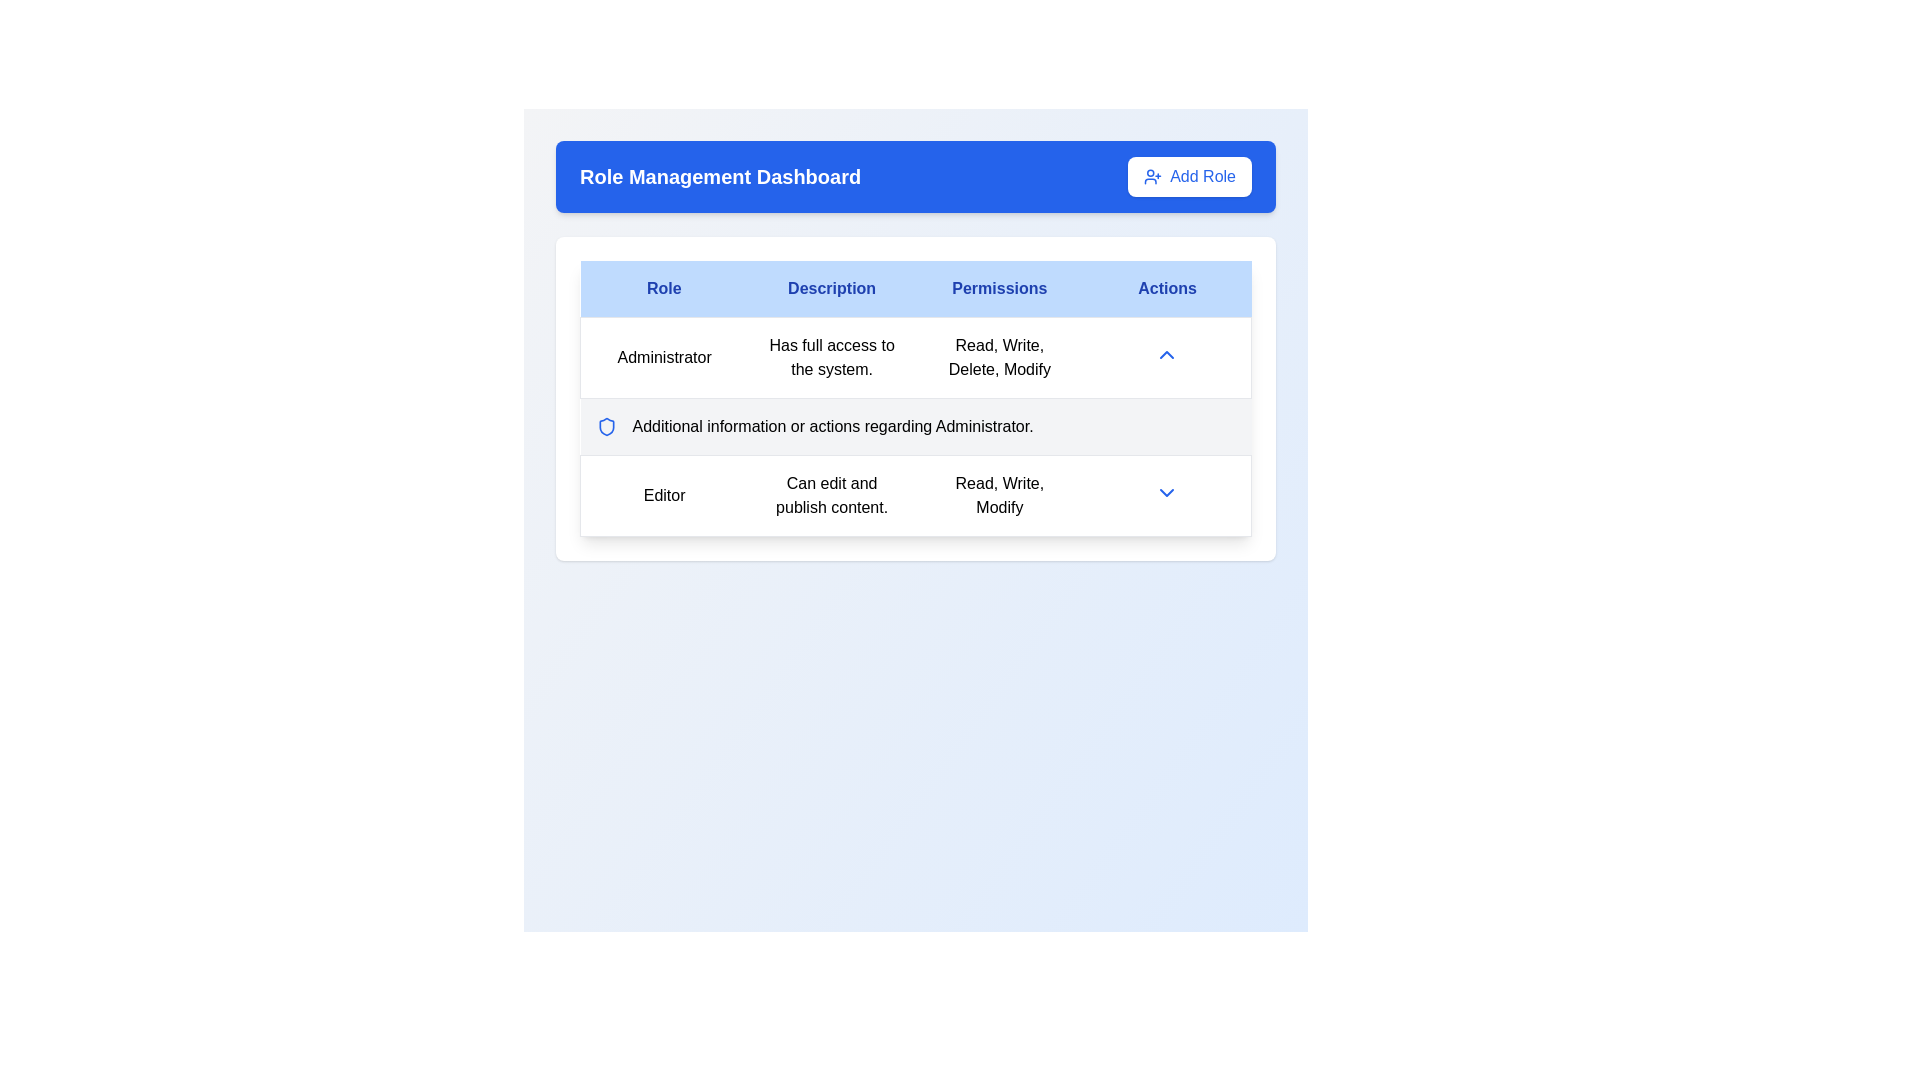 This screenshot has height=1080, width=1920. What do you see at coordinates (832, 357) in the screenshot?
I see `the text label containing 'Has full access to the system.' in the 'Description' column of the Role Management Dashboard` at bounding box center [832, 357].